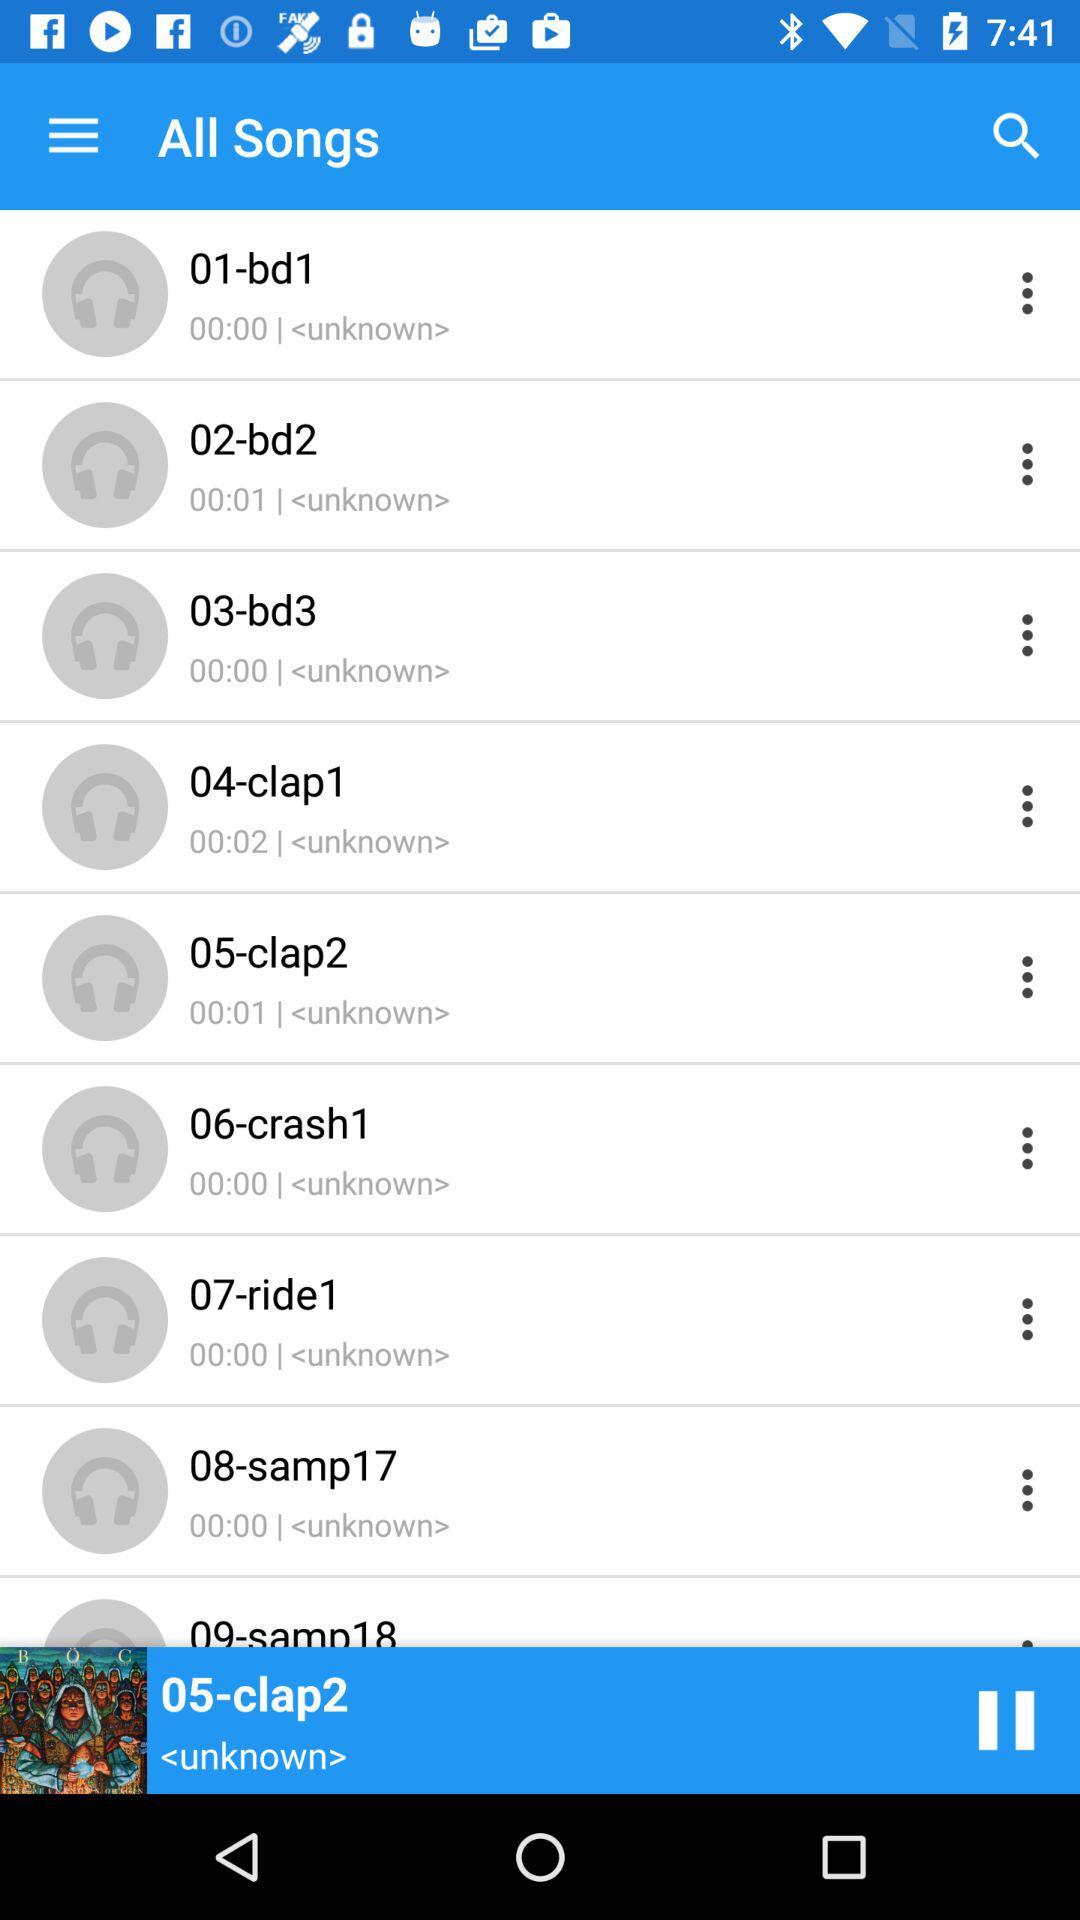 This screenshot has width=1080, height=1920. What do you see at coordinates (1027, 292) in the screenshot?
I see `open options` at bounding box center [1027, 292].